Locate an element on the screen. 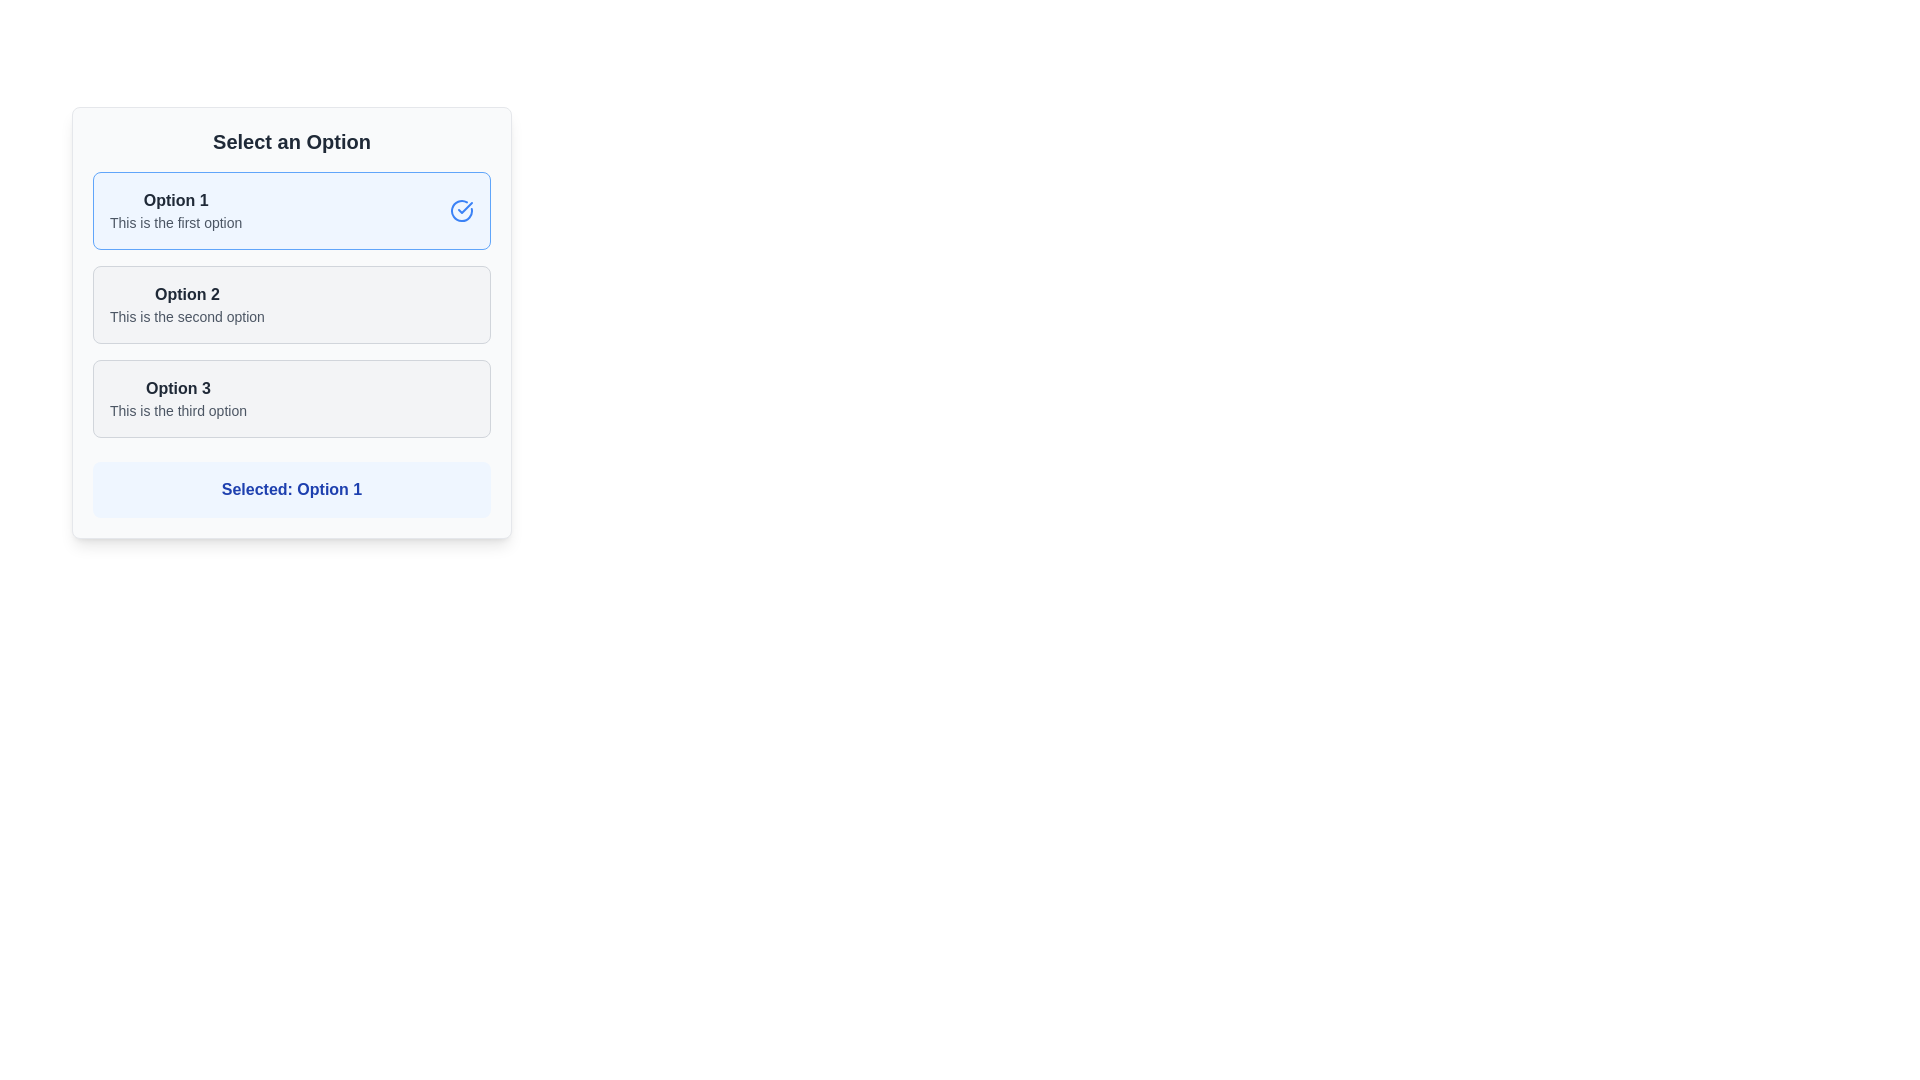 The height and width of the screenshot is (1080, 1920). the first selectable option text label 'Option 1' is located at coordinates (176, 200).